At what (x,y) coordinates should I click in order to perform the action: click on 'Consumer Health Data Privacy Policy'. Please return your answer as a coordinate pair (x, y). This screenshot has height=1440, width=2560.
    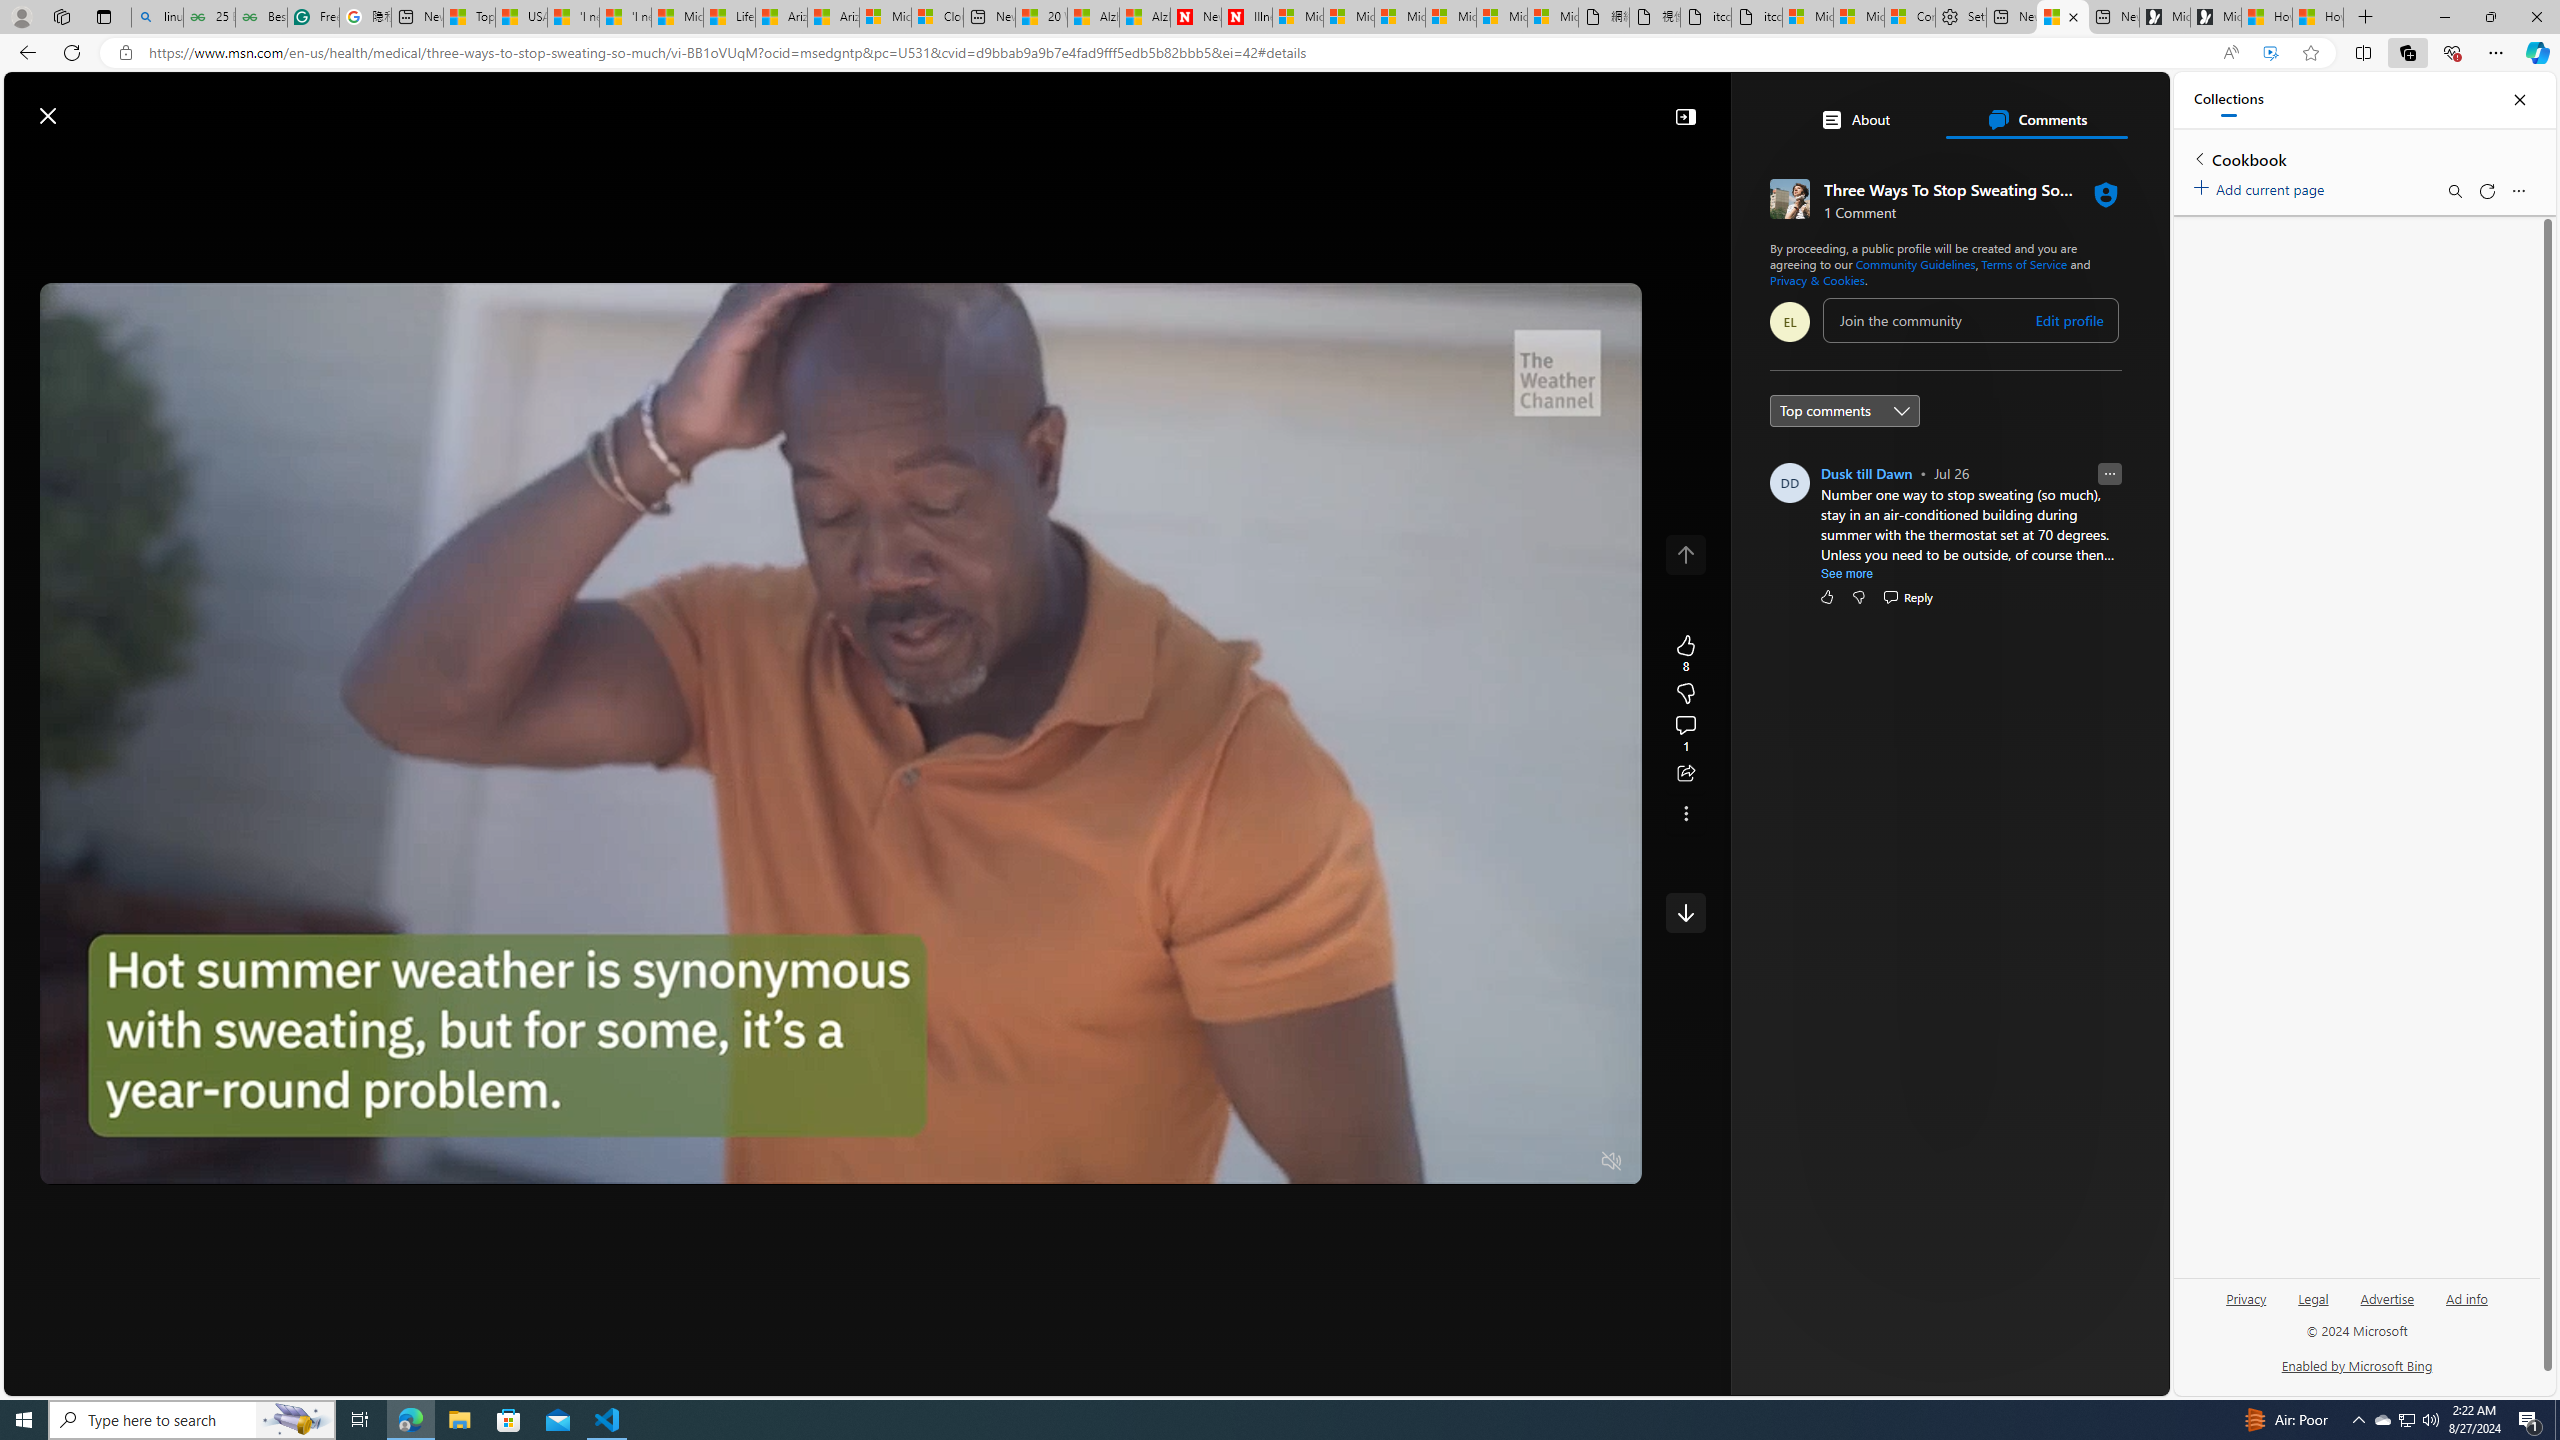
    Looking at the image, I should click on (1908, 16).